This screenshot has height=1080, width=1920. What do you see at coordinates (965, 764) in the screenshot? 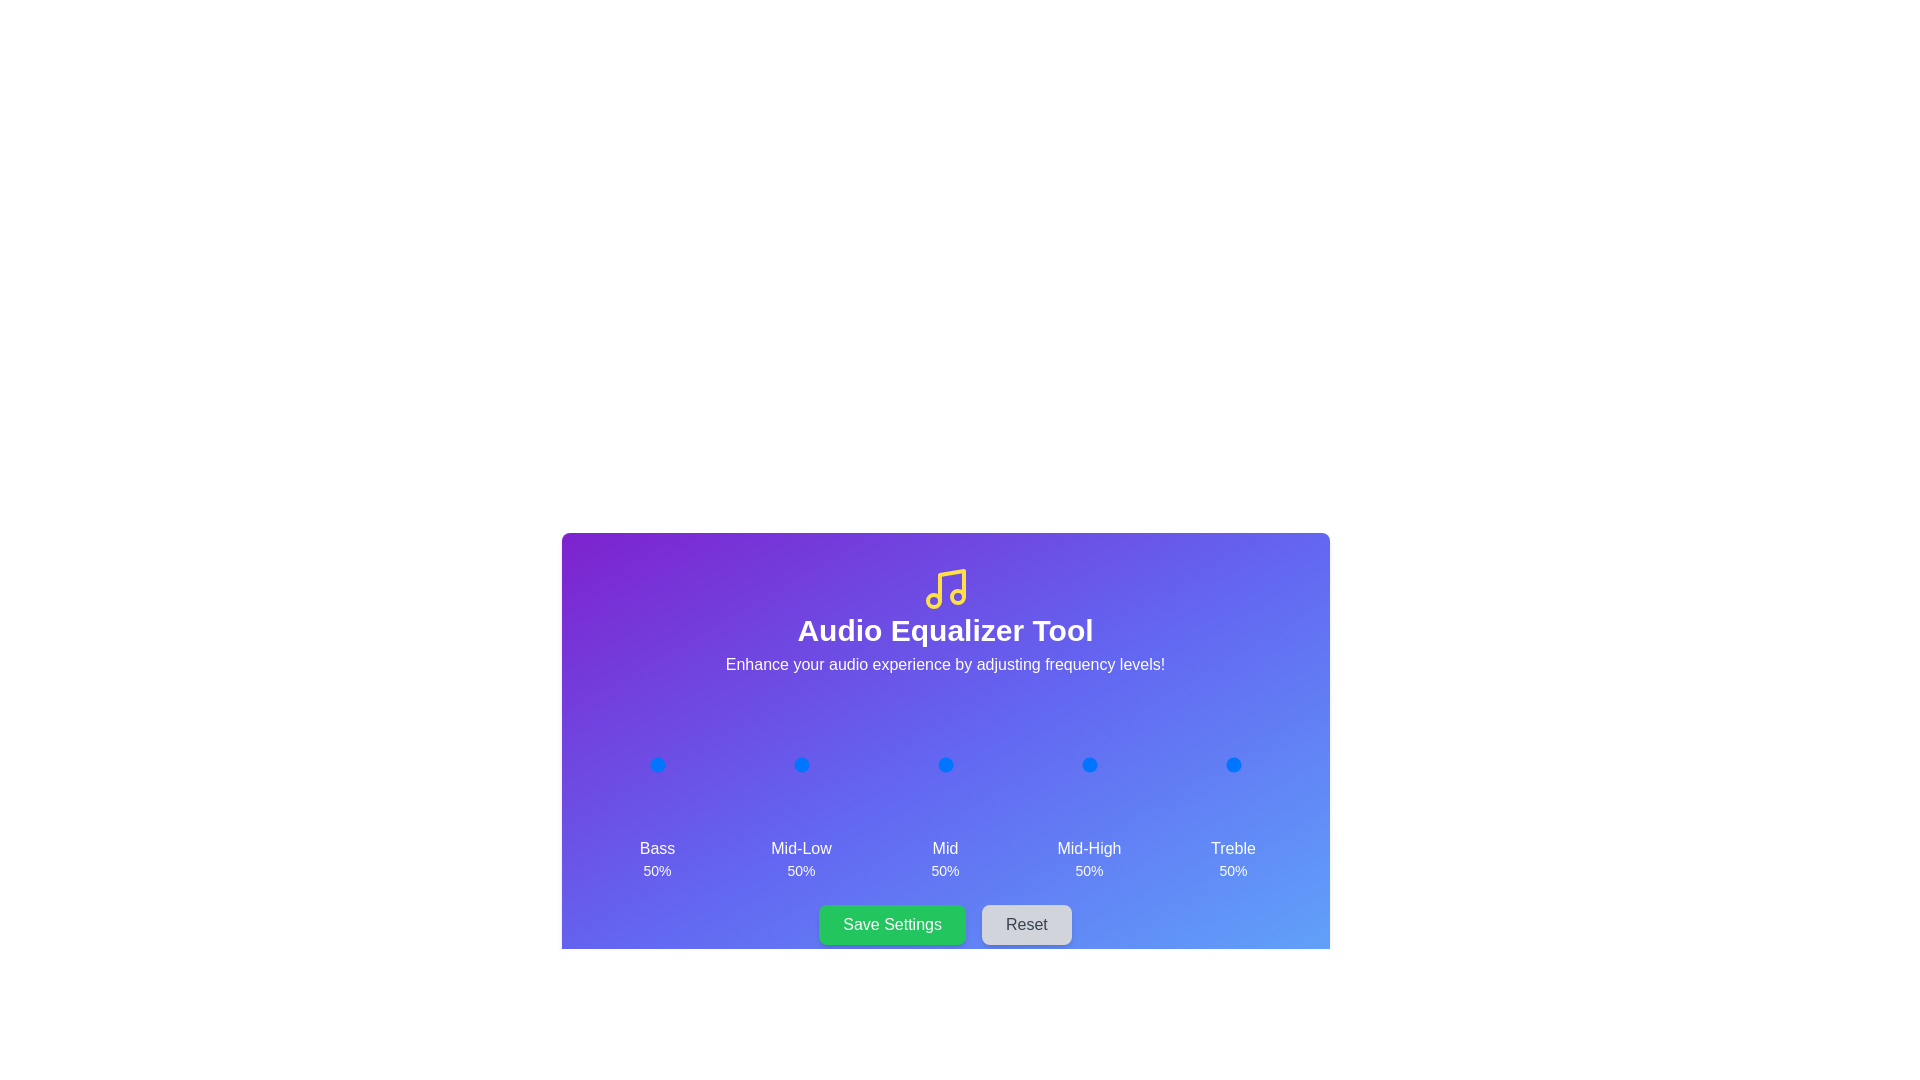
I see `the 2 slider to 82%` at bounding box center [965, 764].